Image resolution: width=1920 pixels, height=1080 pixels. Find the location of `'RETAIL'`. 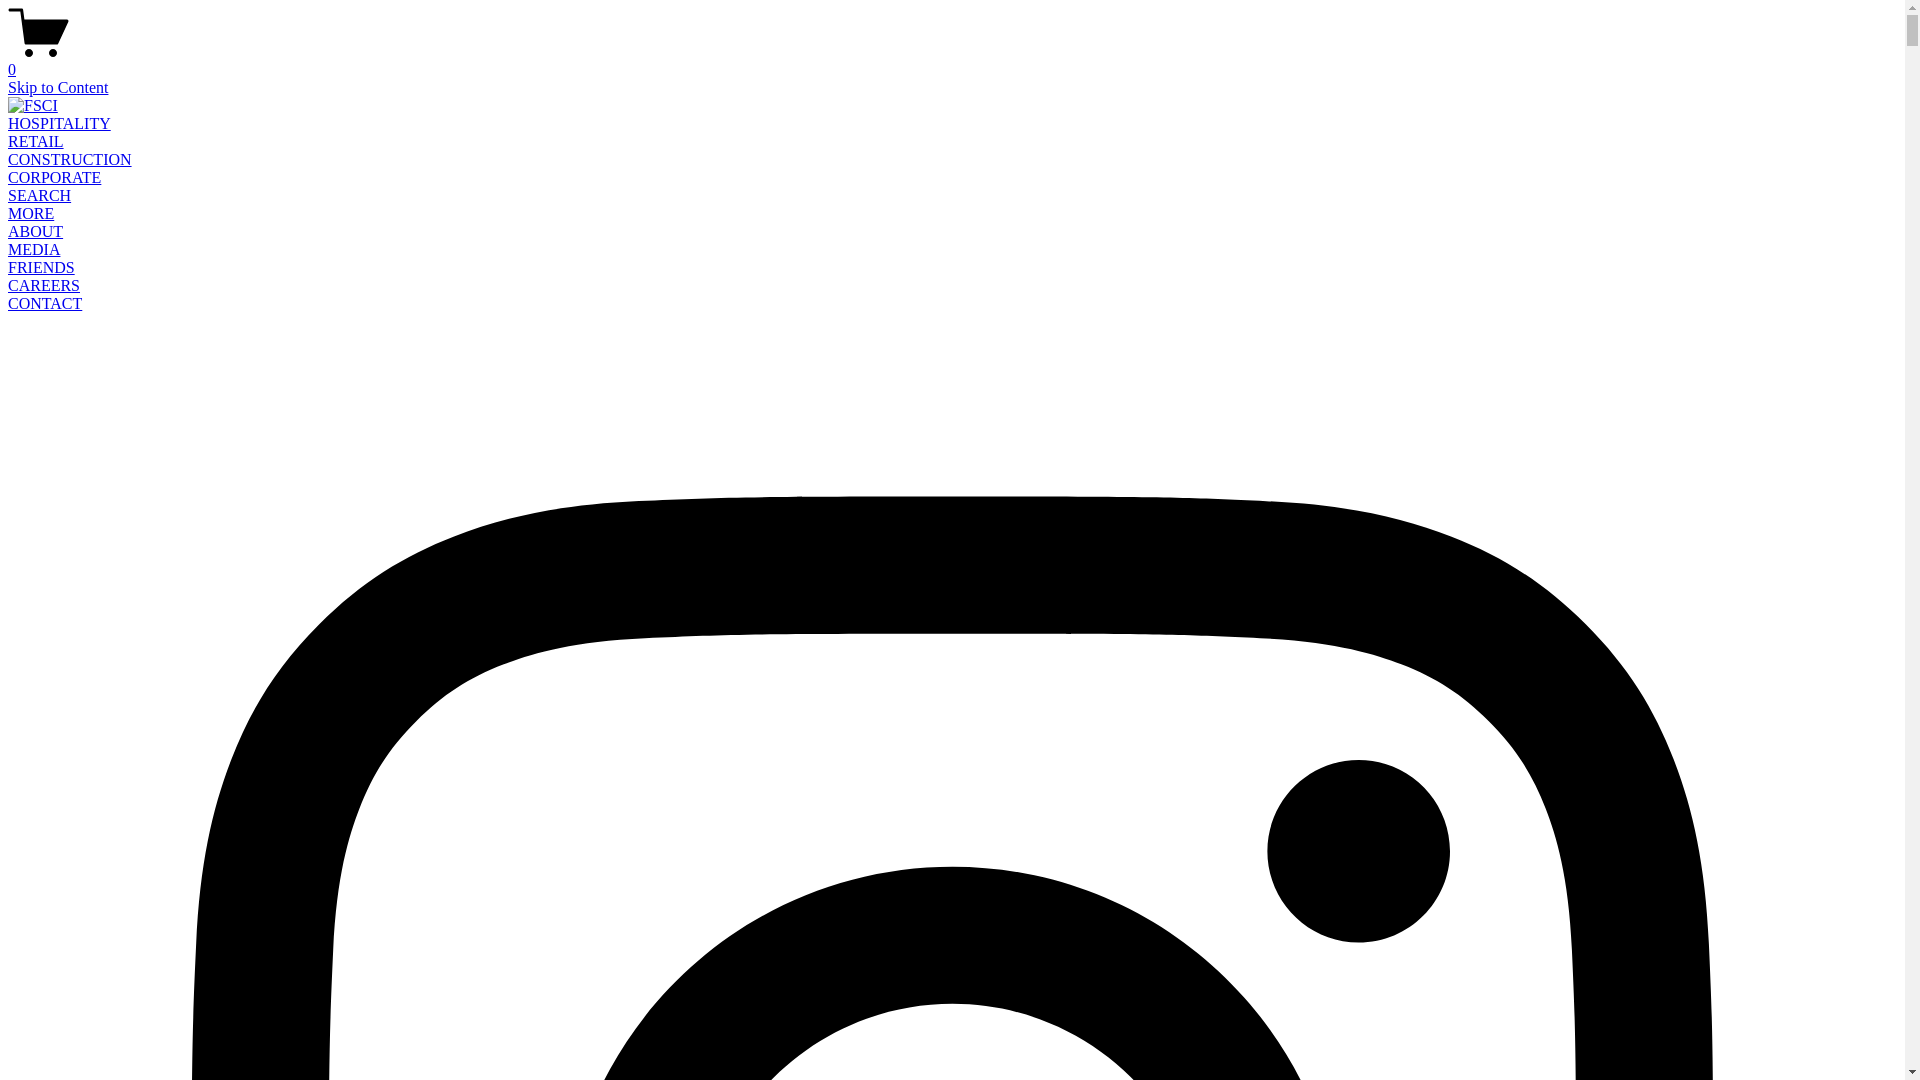

'RETAIL' is located at coordinates (8, 140).